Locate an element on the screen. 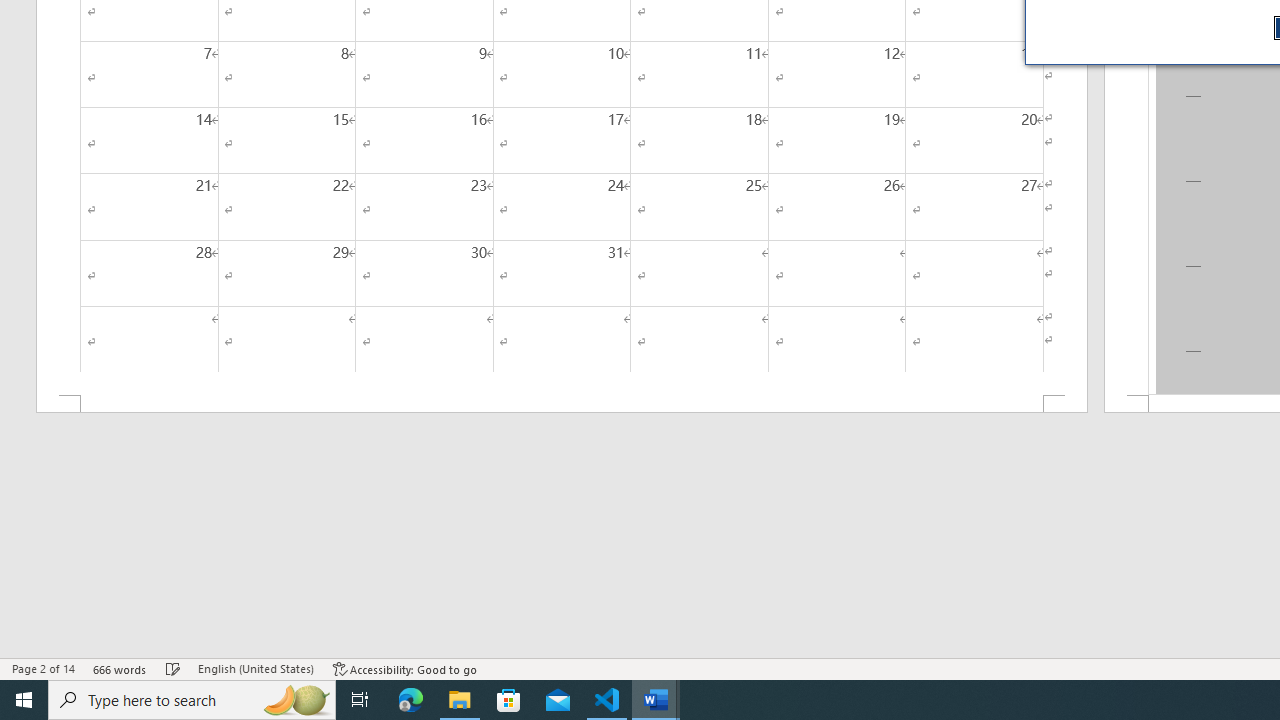 The height and width of the screenshot is (720, 1280). 'File Explorer - 1 running window' is located at coordinates (459, 698).